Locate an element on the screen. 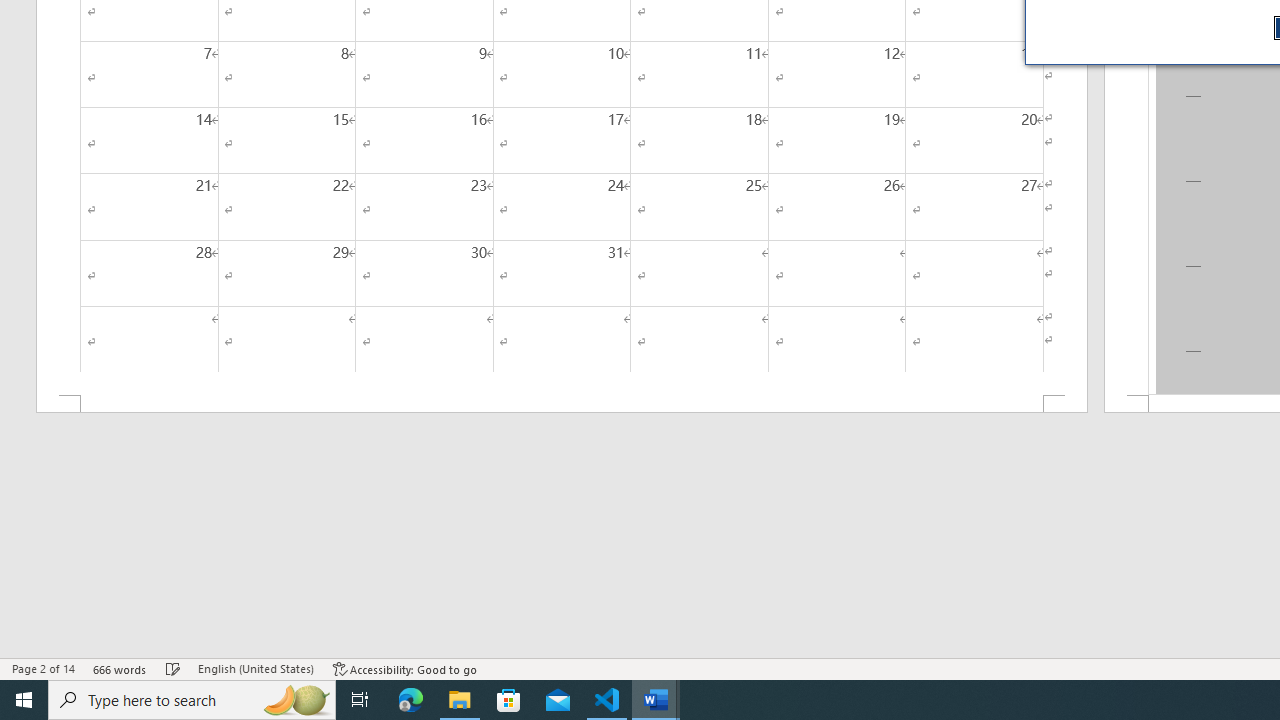 The height and width of the screenshot is (720, 1280). 'File Explorer - 1 running window' is located at coordinates (459, 698).